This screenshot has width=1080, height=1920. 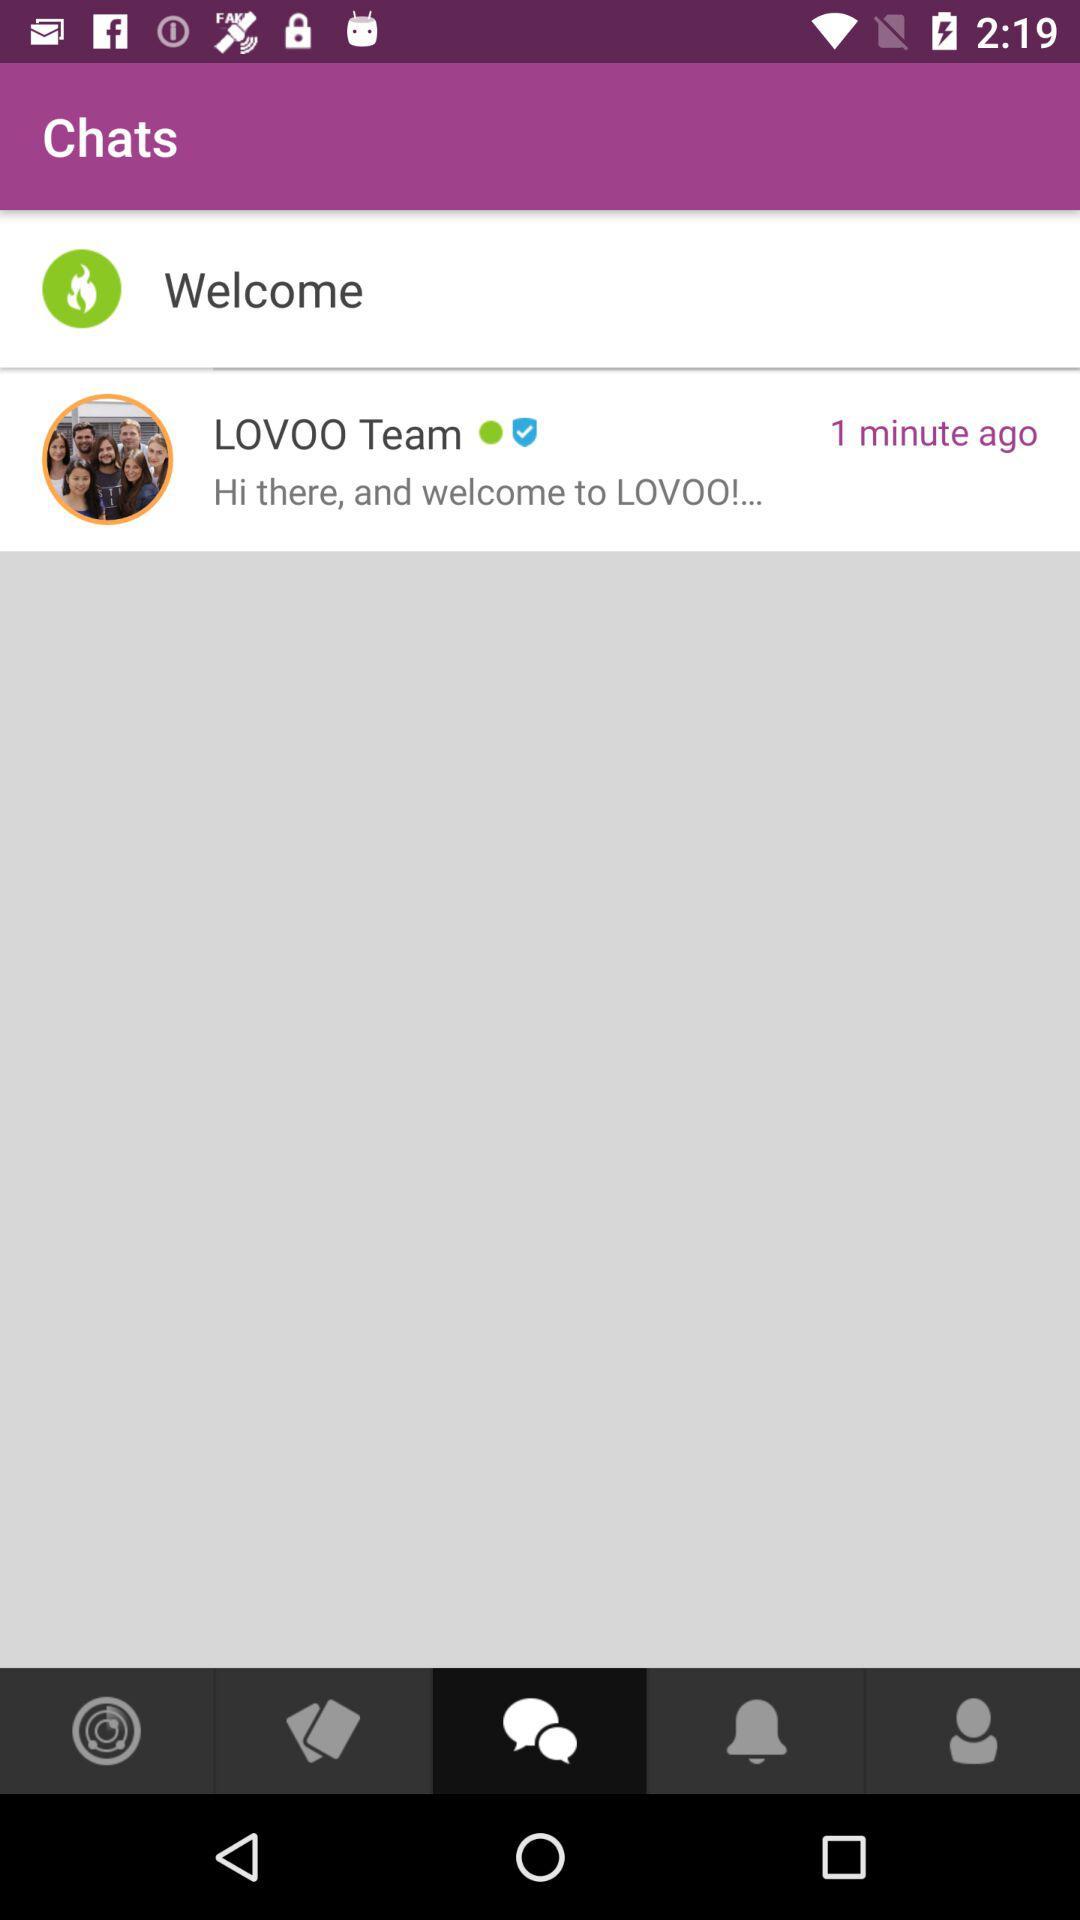 I want to click on navigate to alerts, so click(x=756, y=1730).